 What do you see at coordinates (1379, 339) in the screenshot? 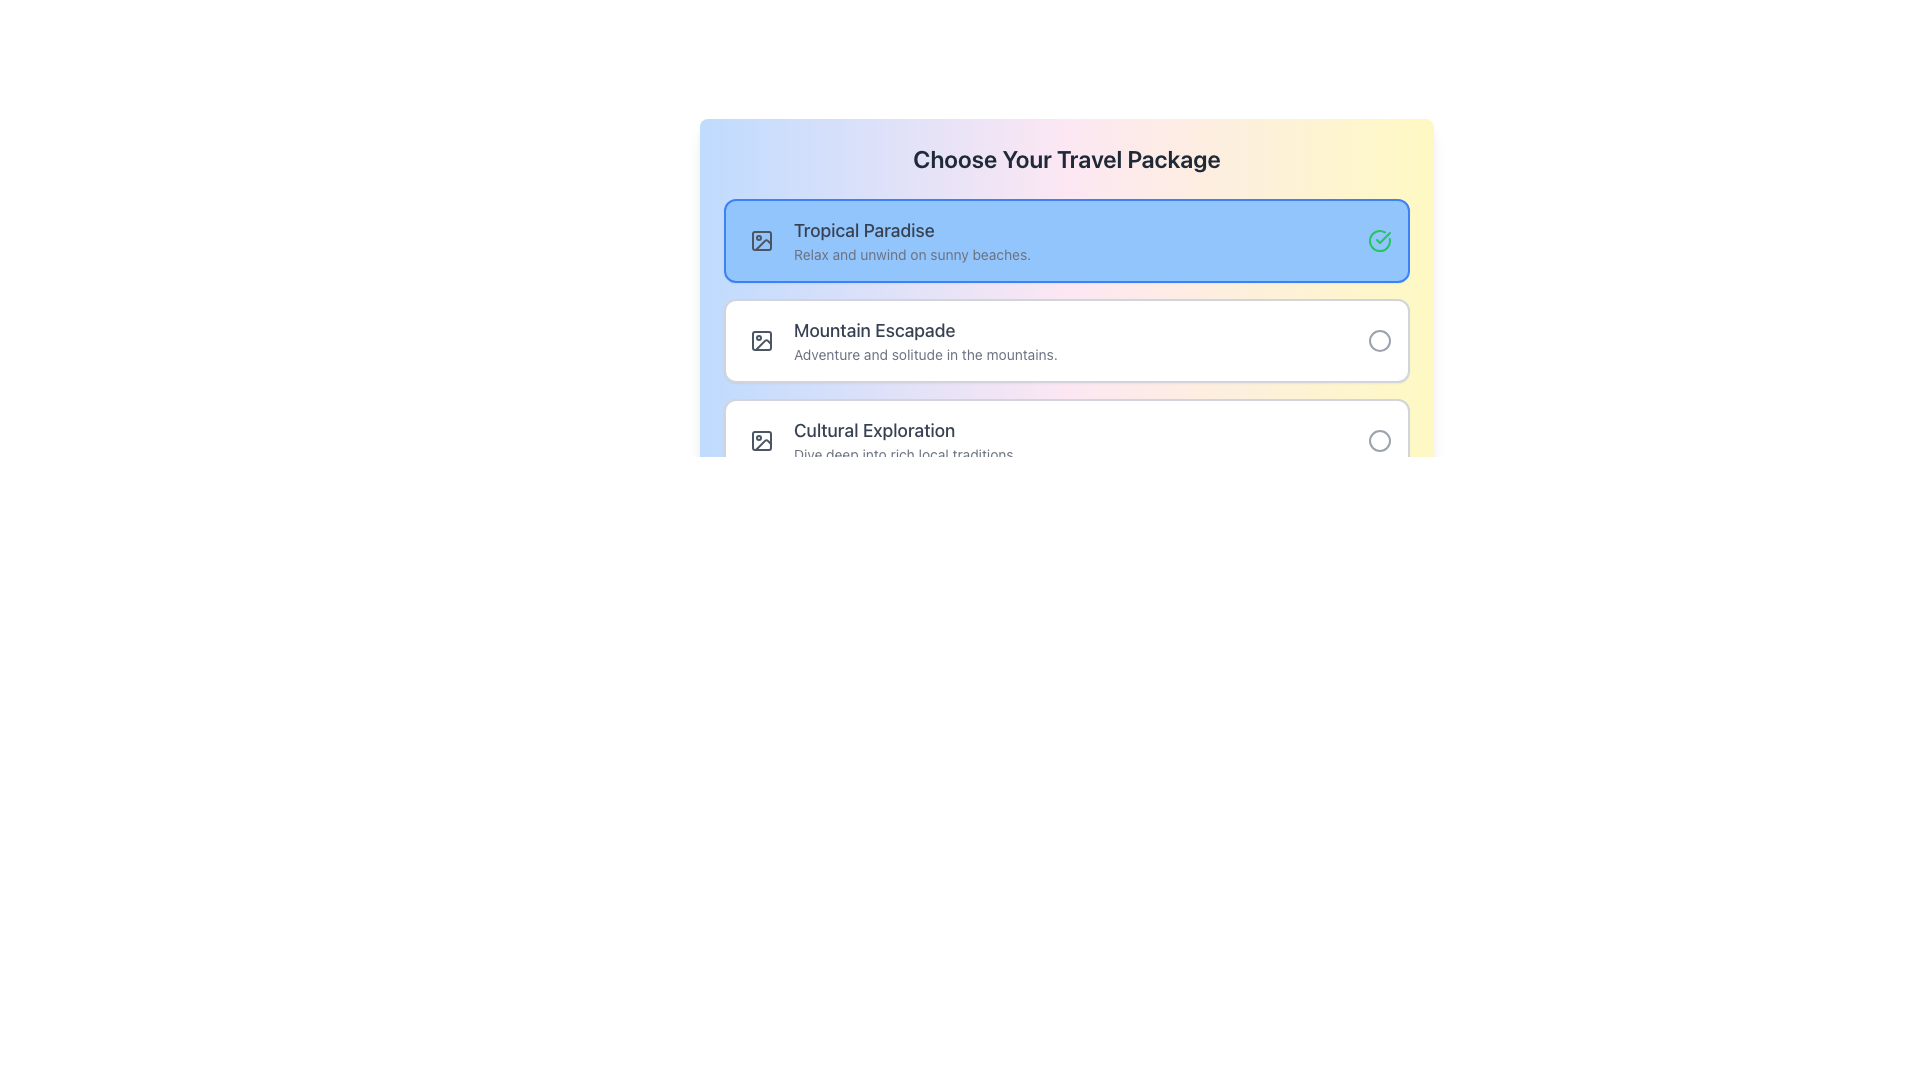
I see `the circular icon with a thin border representing a status indicator located in the second item of the vertical list under 'Mountain Escapade'` at bounding box center [1379, 339].